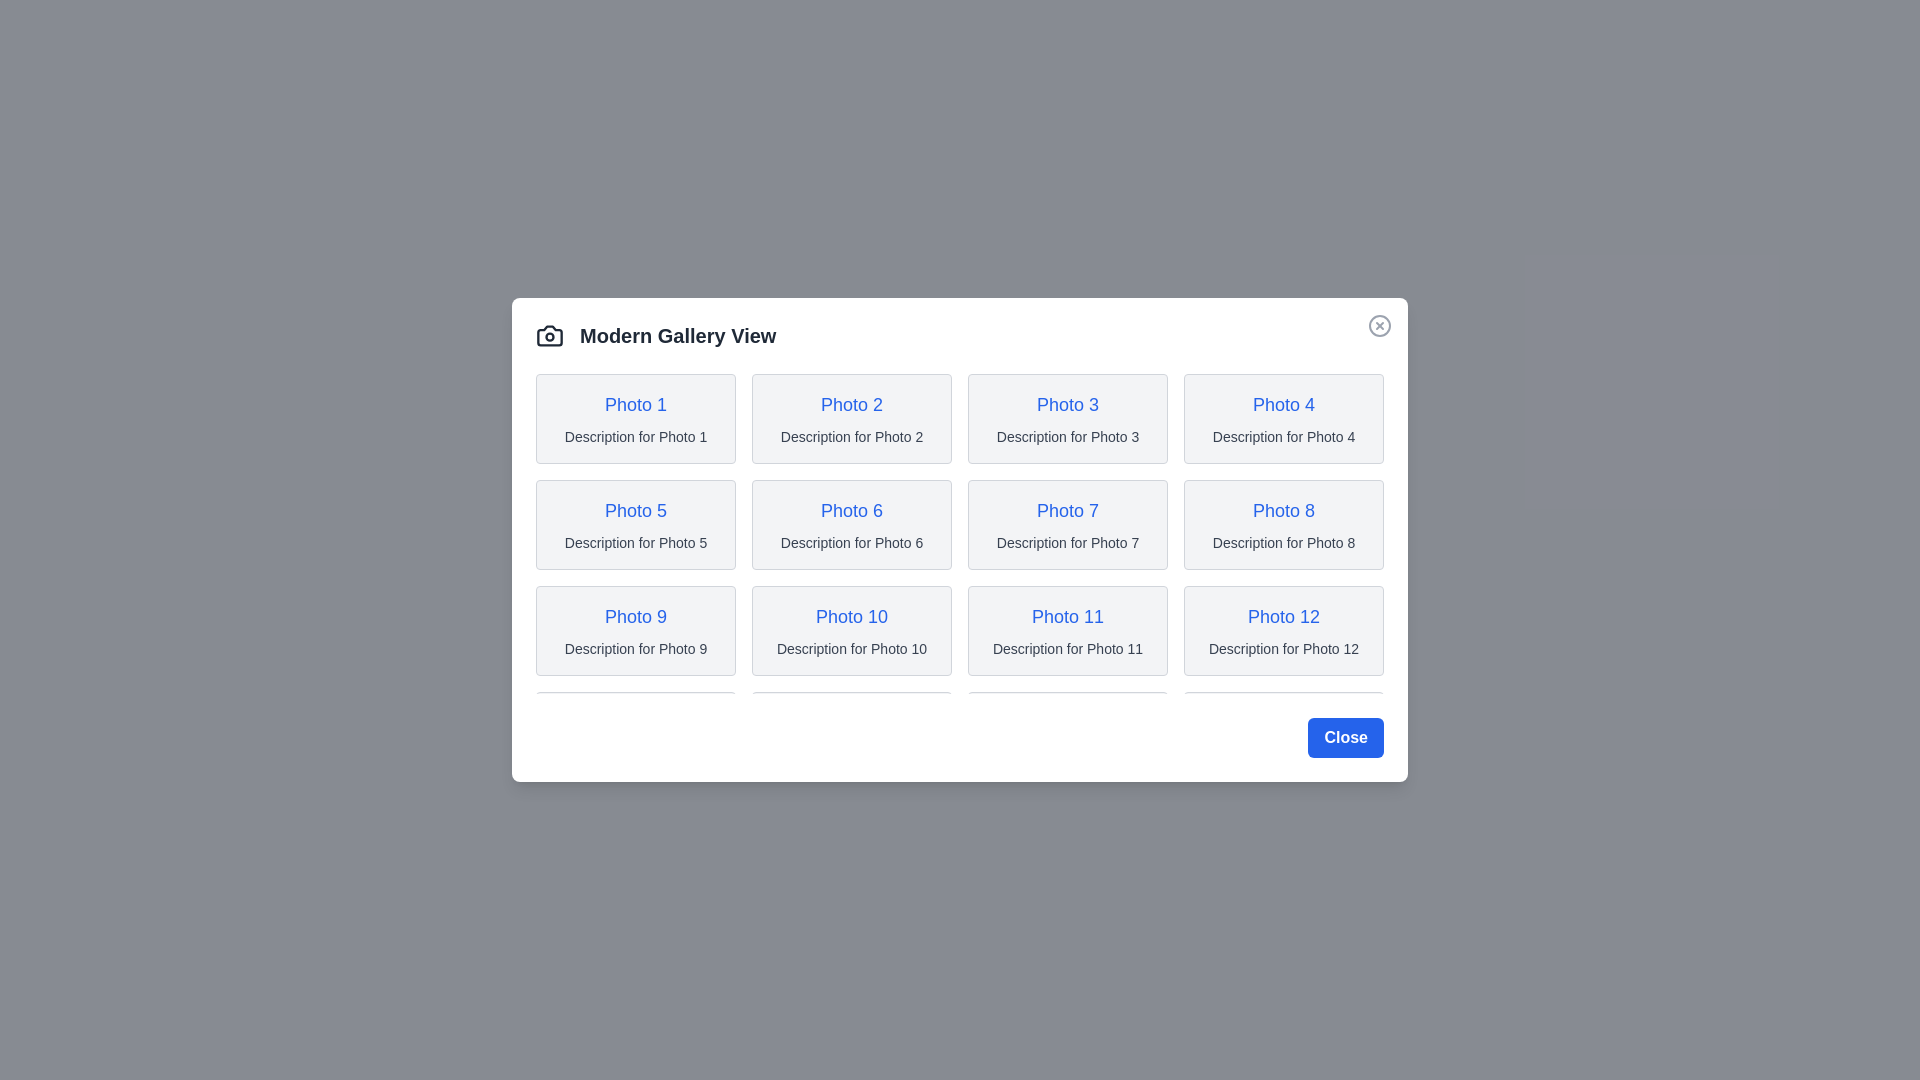  I want to click on the close button in the top-right corner of the dialog, so click(1379, 325).